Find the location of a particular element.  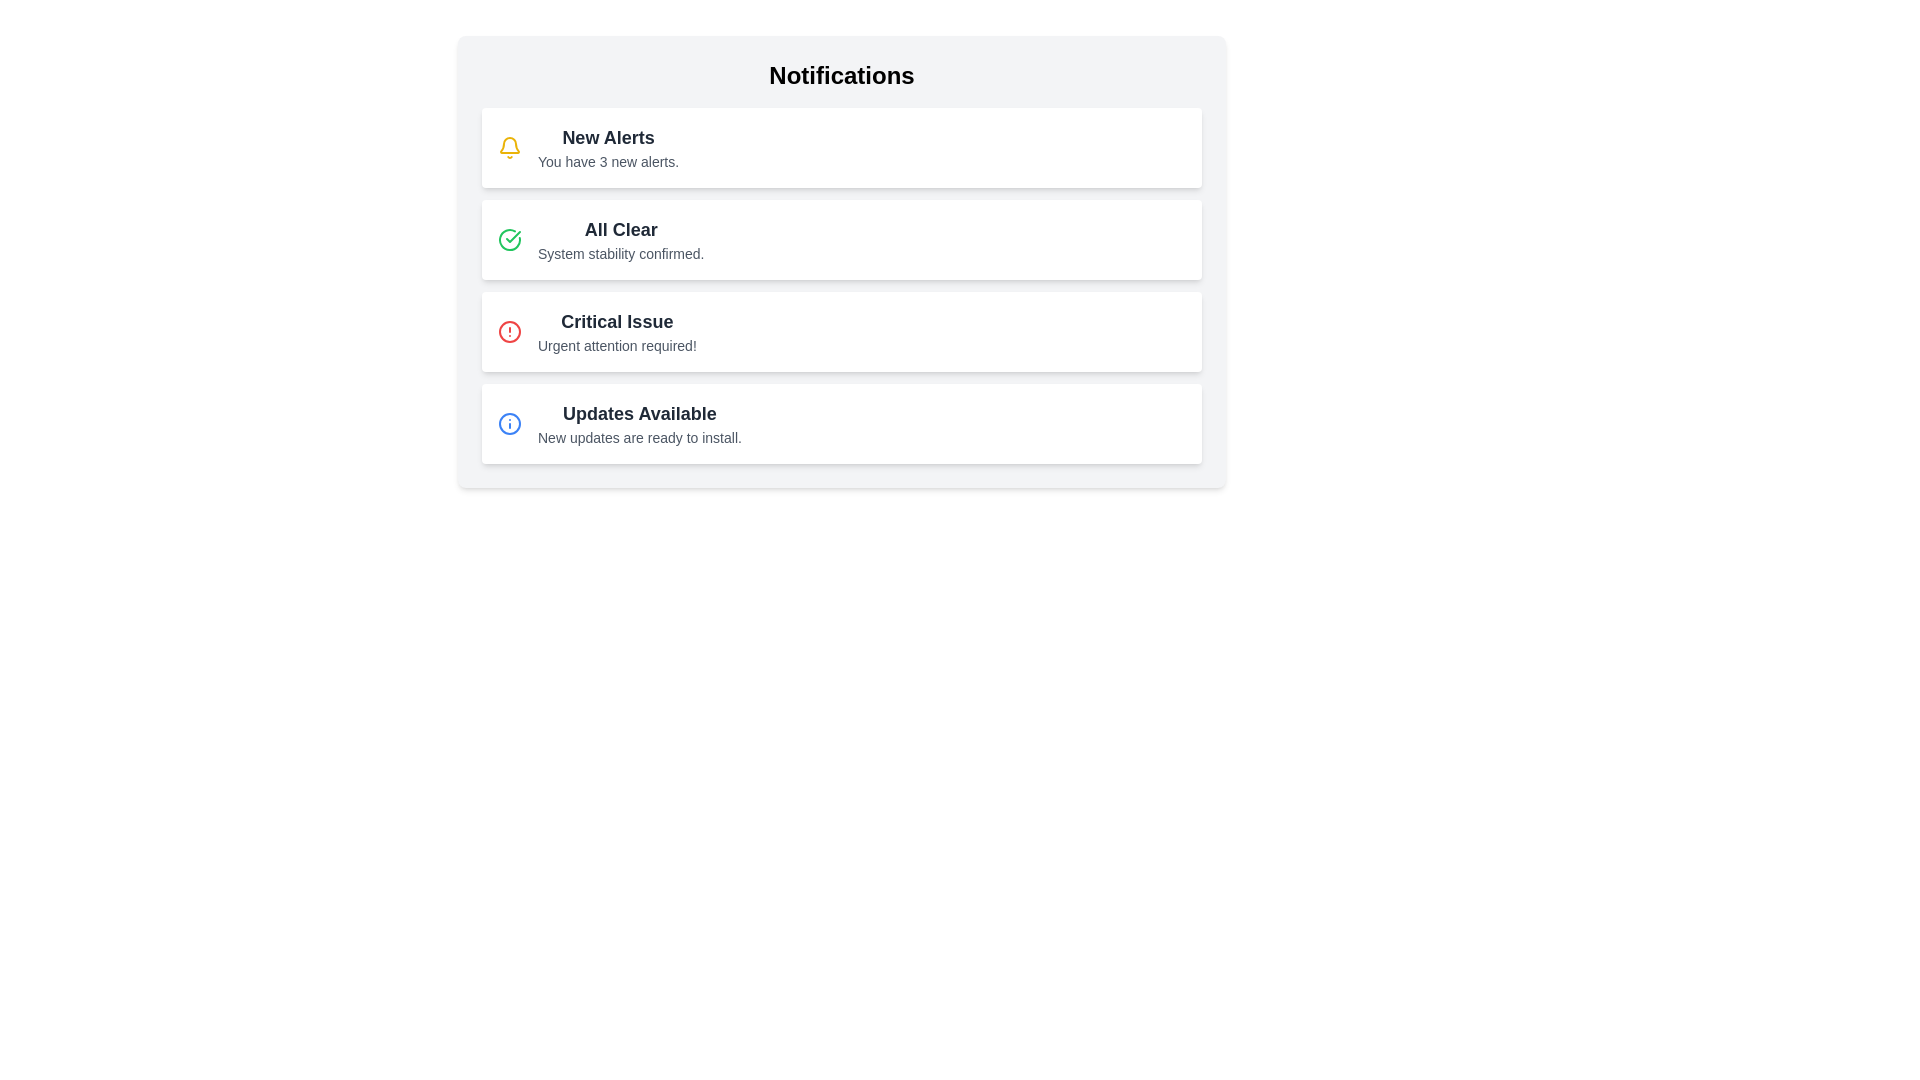

the text label that serves as the header of the notification panel, located at the top and spanning horizontally across the panel is located at coordinates (841, 75).